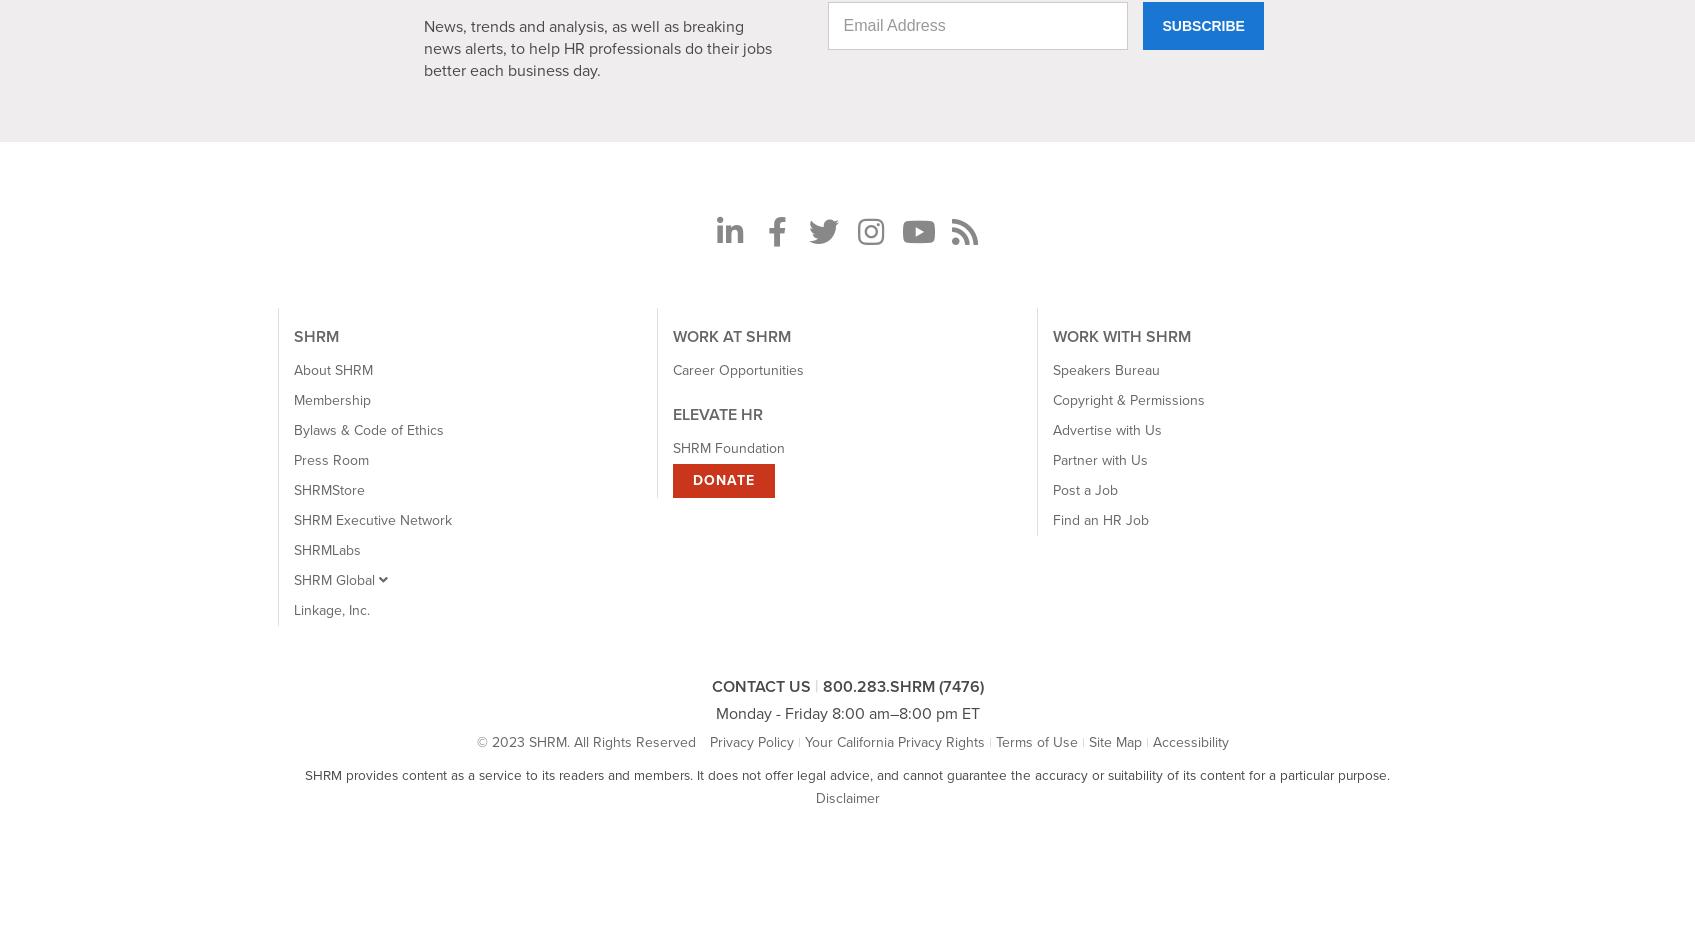 This screenshot has height=926, width=1695. I want to click on 'Partner with Us', so click(1100, 459).